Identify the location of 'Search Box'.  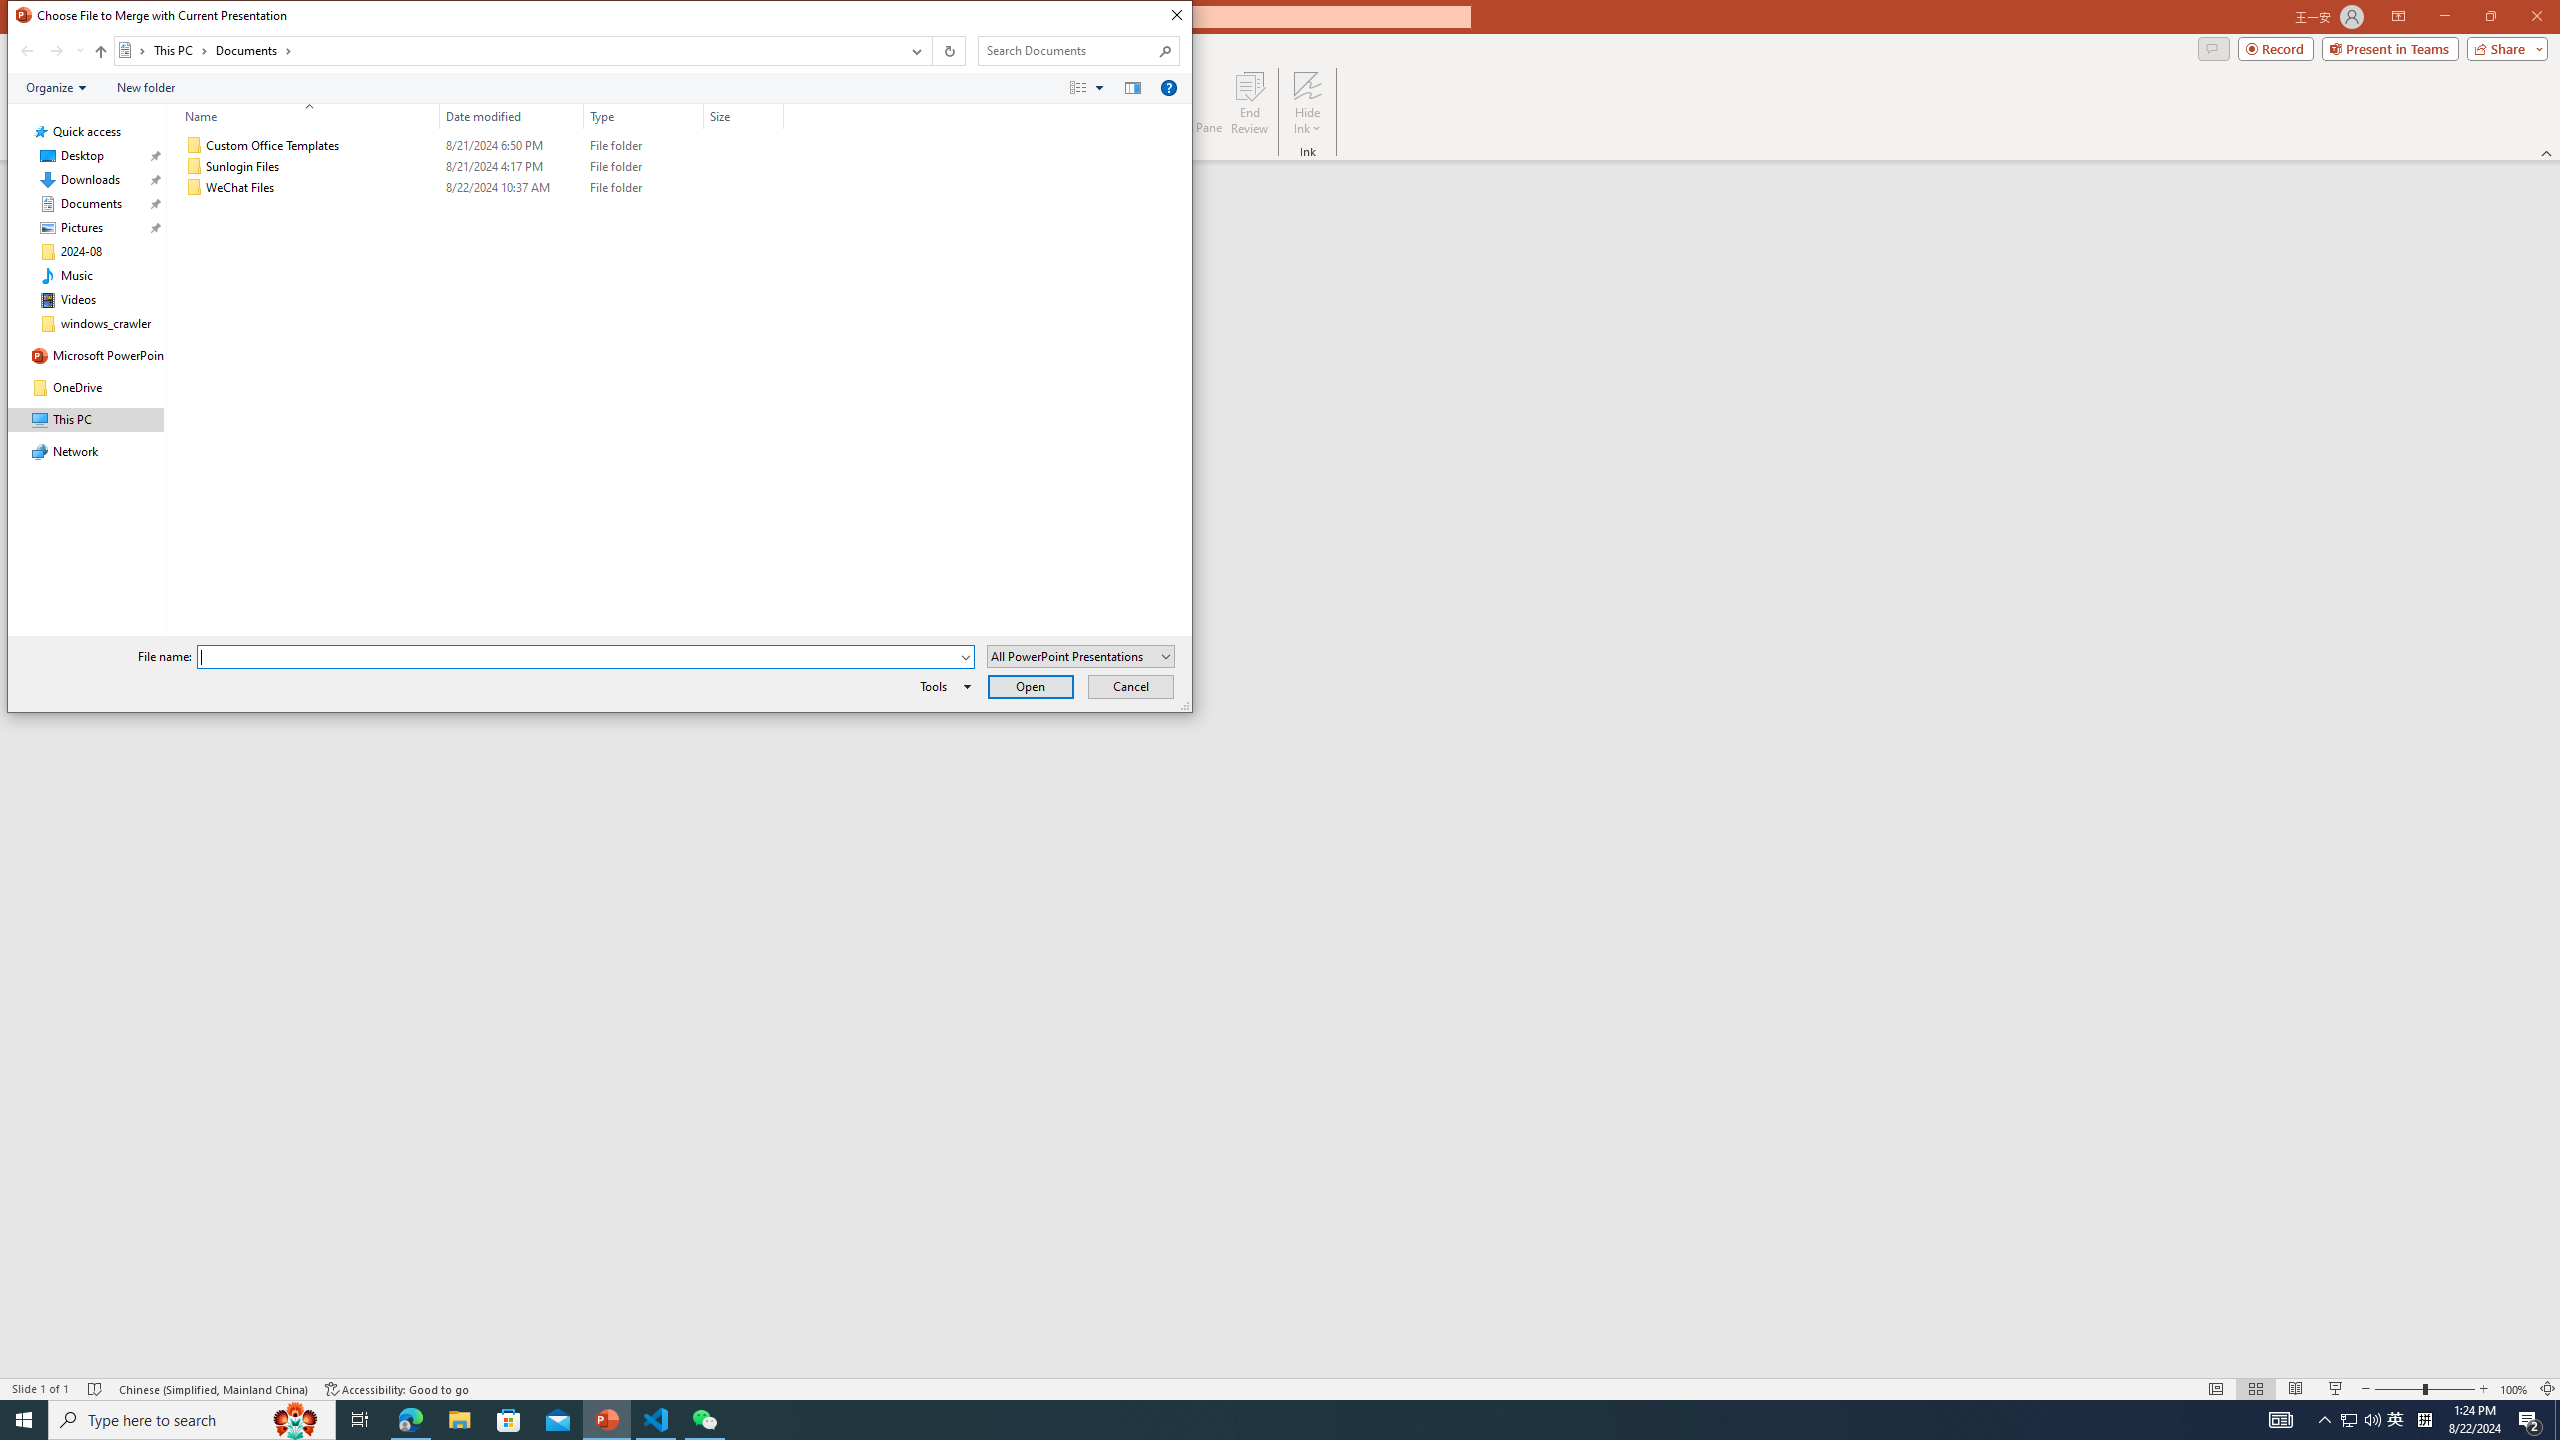
(1068, 49).